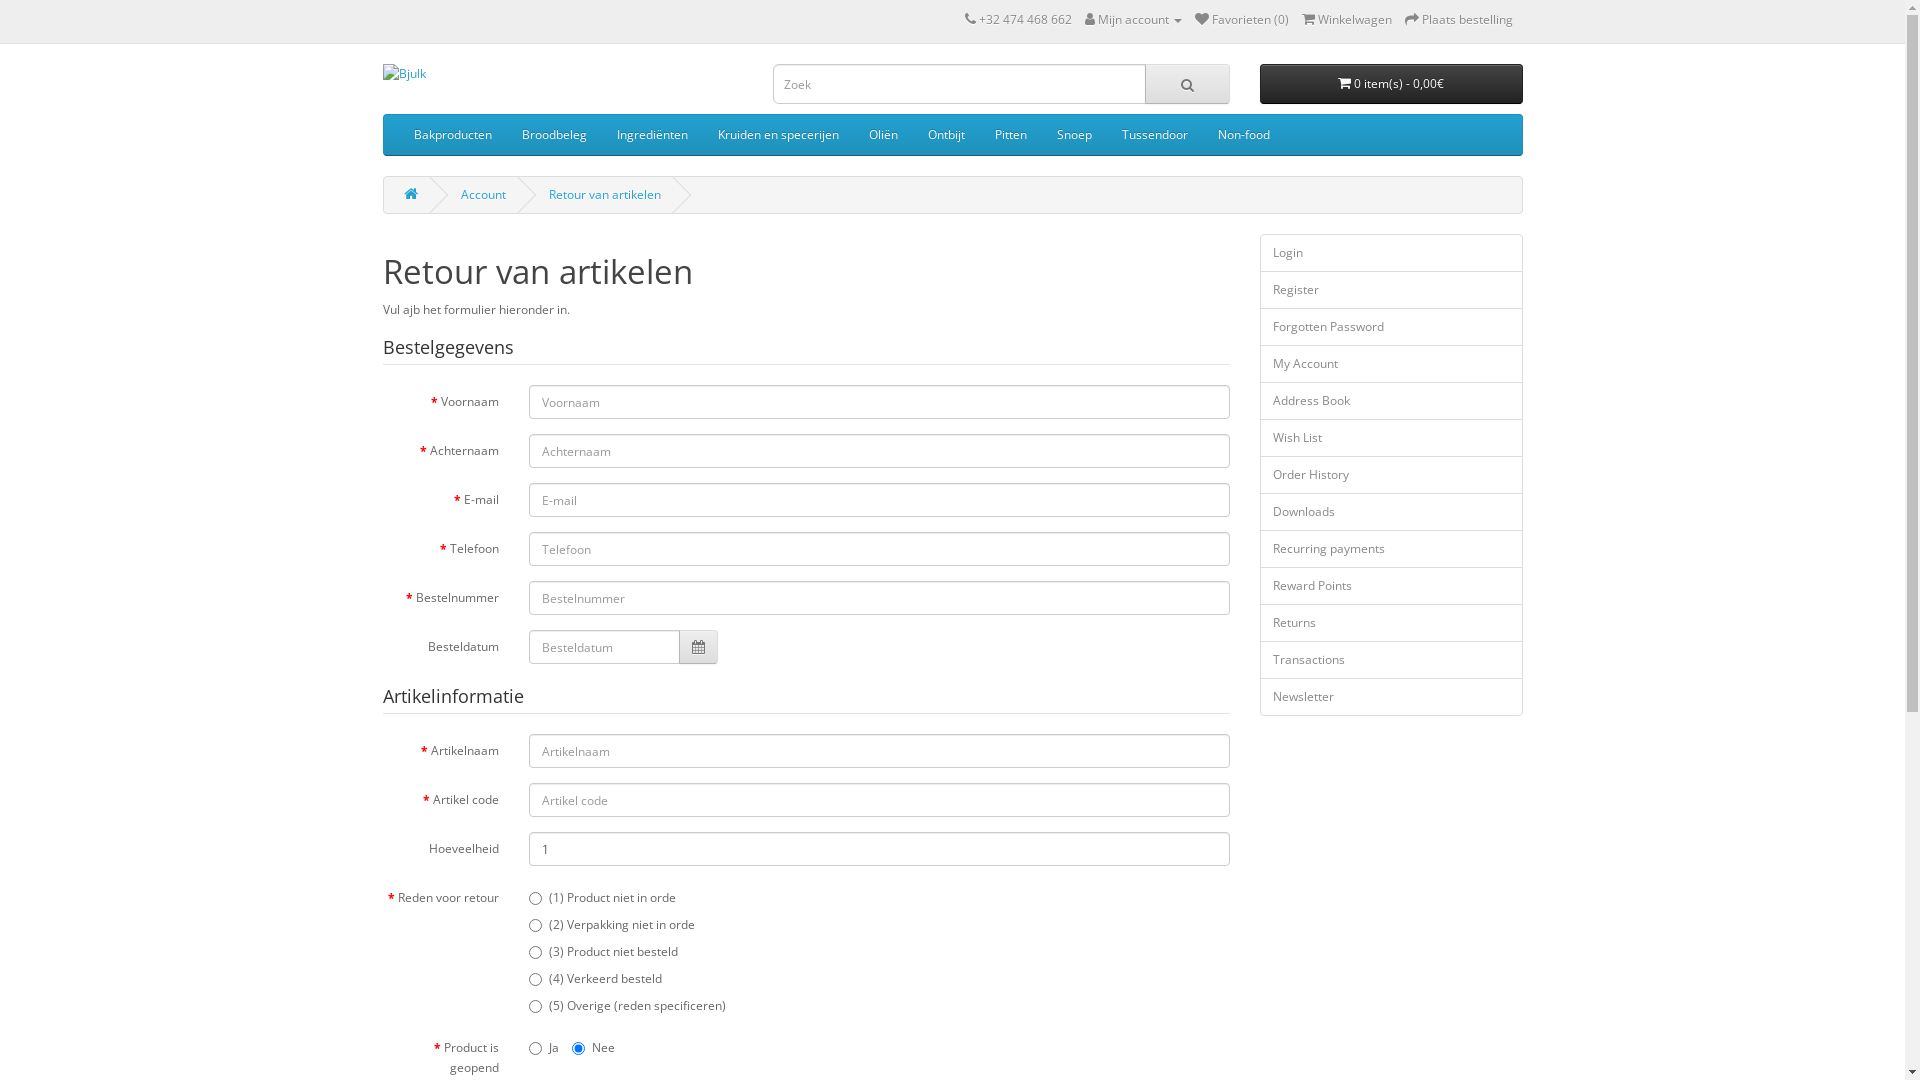 This screenshot has width=1920, height=1080. What do you see at coordinates (1240, 19) in the screenshot?
I see `'Favorieten (0)'` at bounding box center [1240, 19].